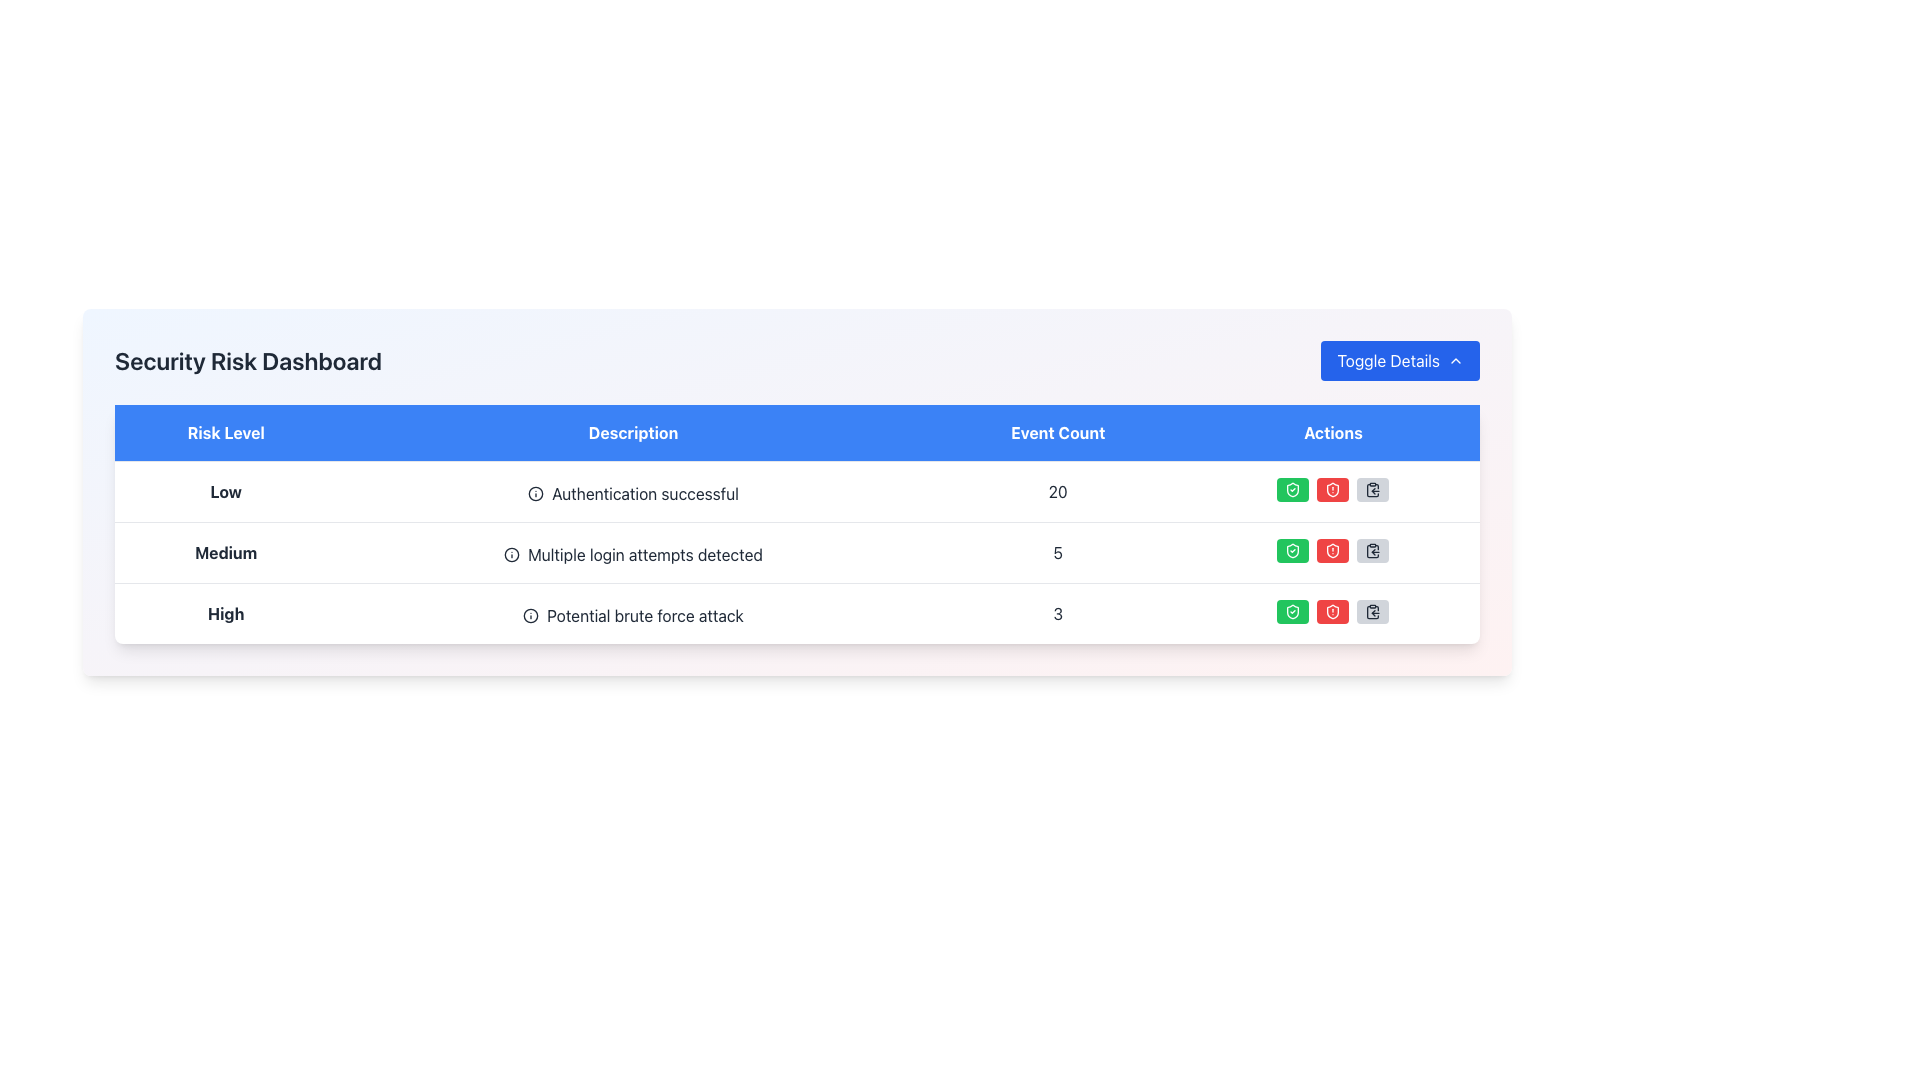 The height and width of the screenshot is (1080, 1920). What do you see at coordinates (1333, 432) in the screenshot?
I see `the 'Actions' text label, which has a blue background and white text, located in the fourth column of the header row in the tabular layout` at bounding box center [1333, 432].